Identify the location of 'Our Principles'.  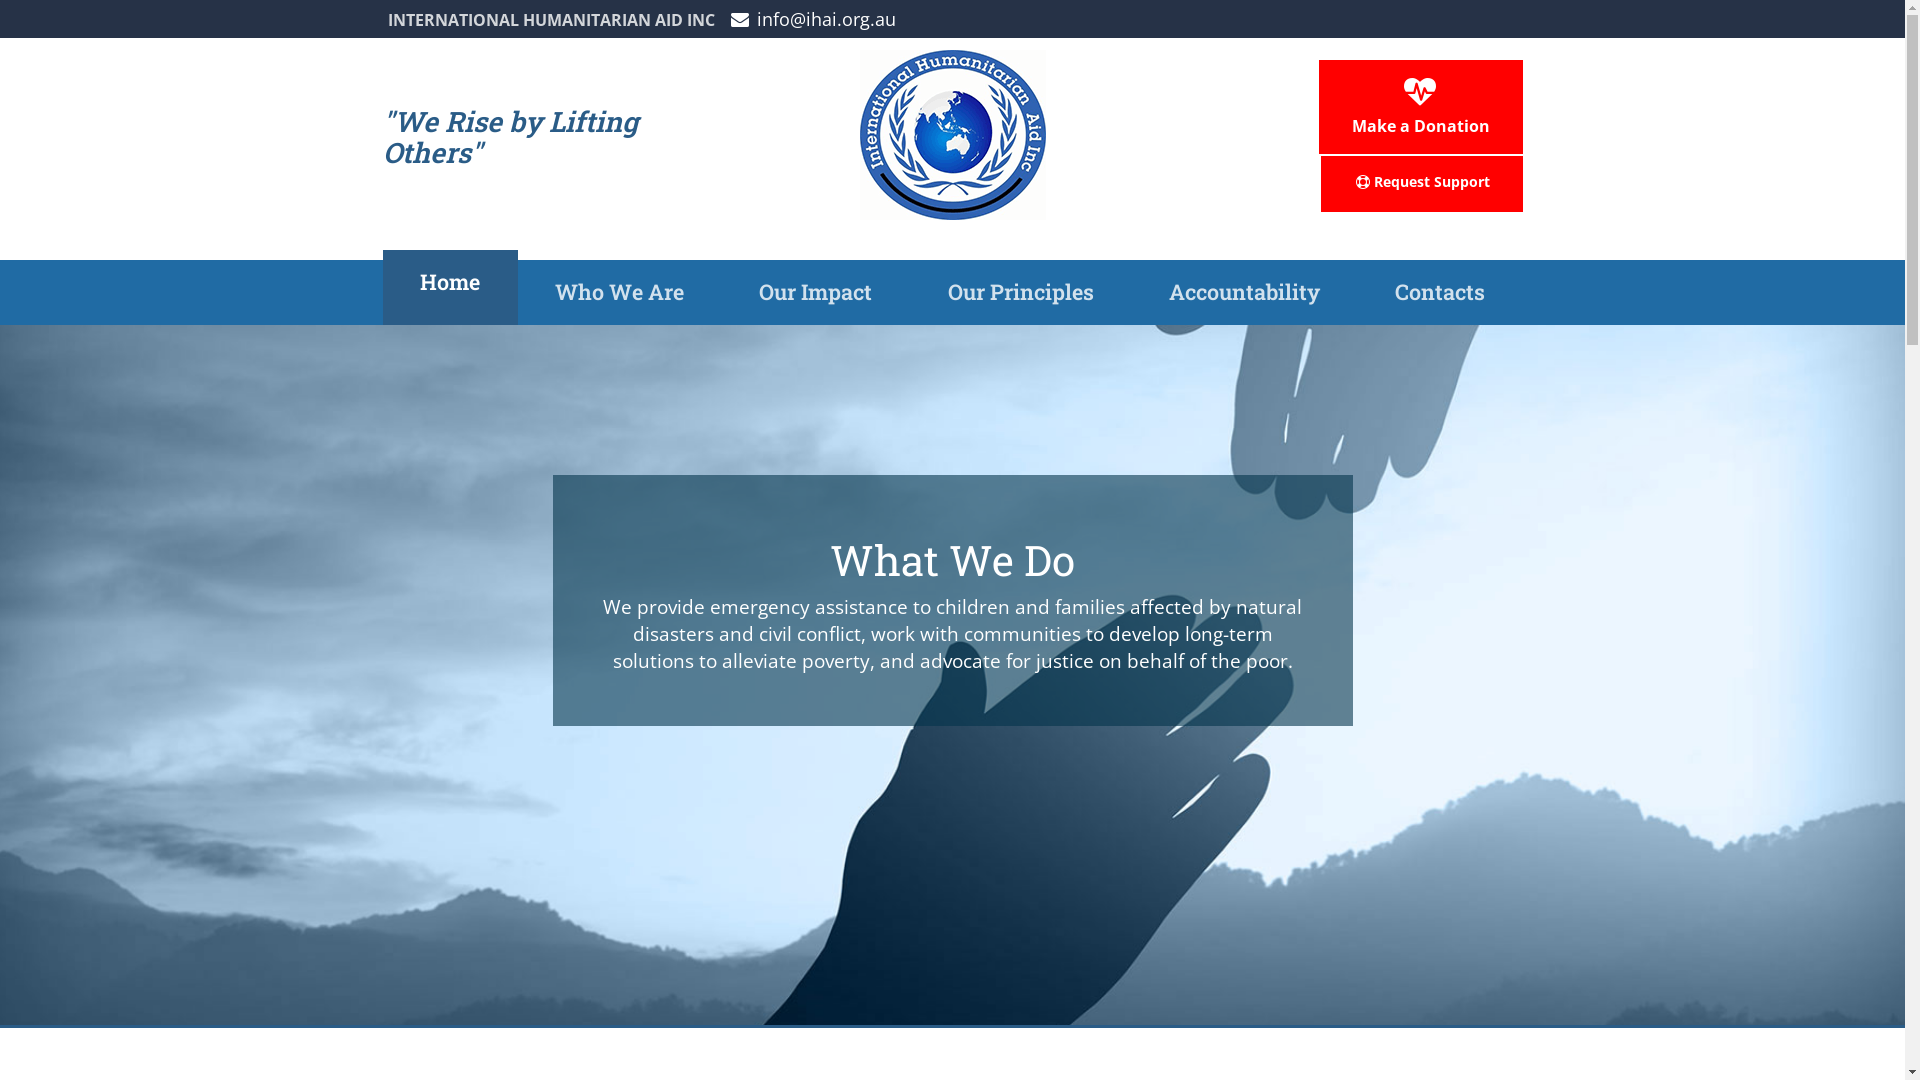
(909, 292).